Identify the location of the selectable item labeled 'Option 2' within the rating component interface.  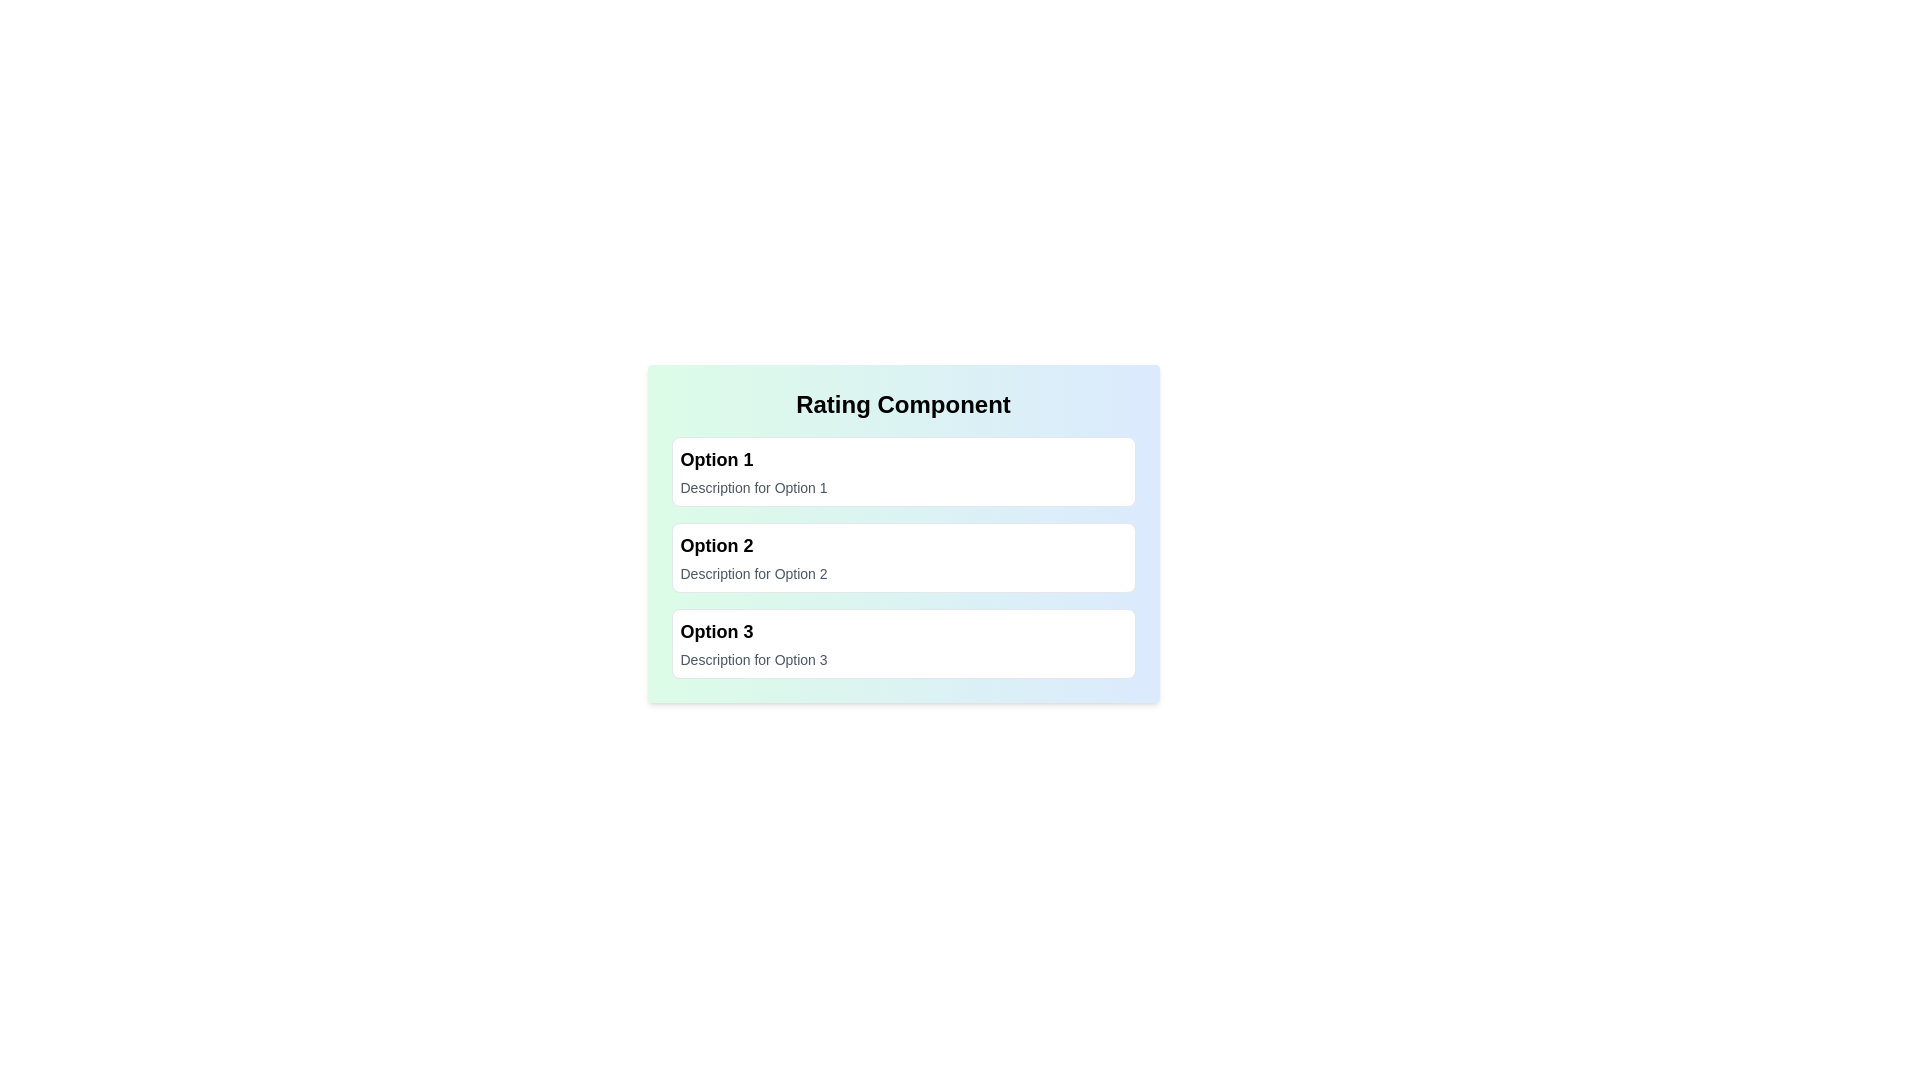
(902, 532).